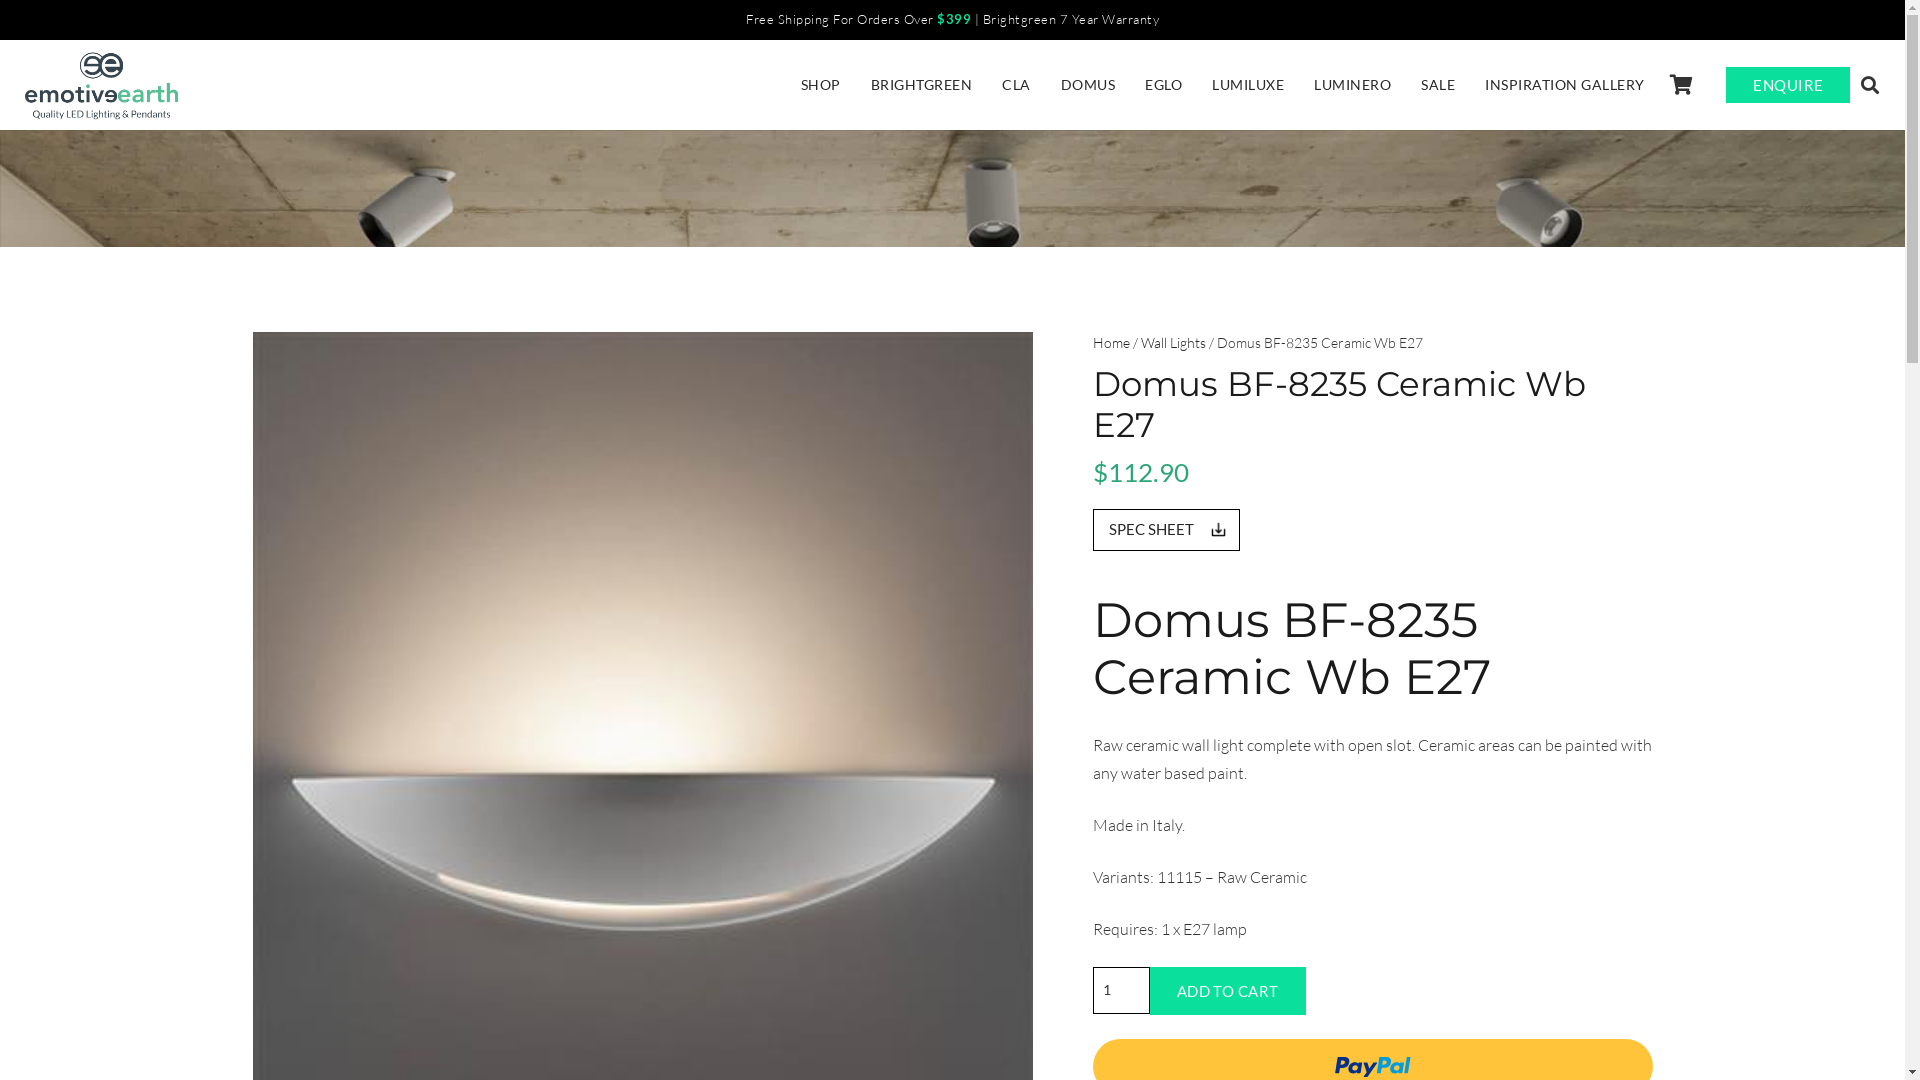 The height and width of the screenshot is (1080, 1920). I want to click on 'BRIGHTGREEN', so click(920, 83).